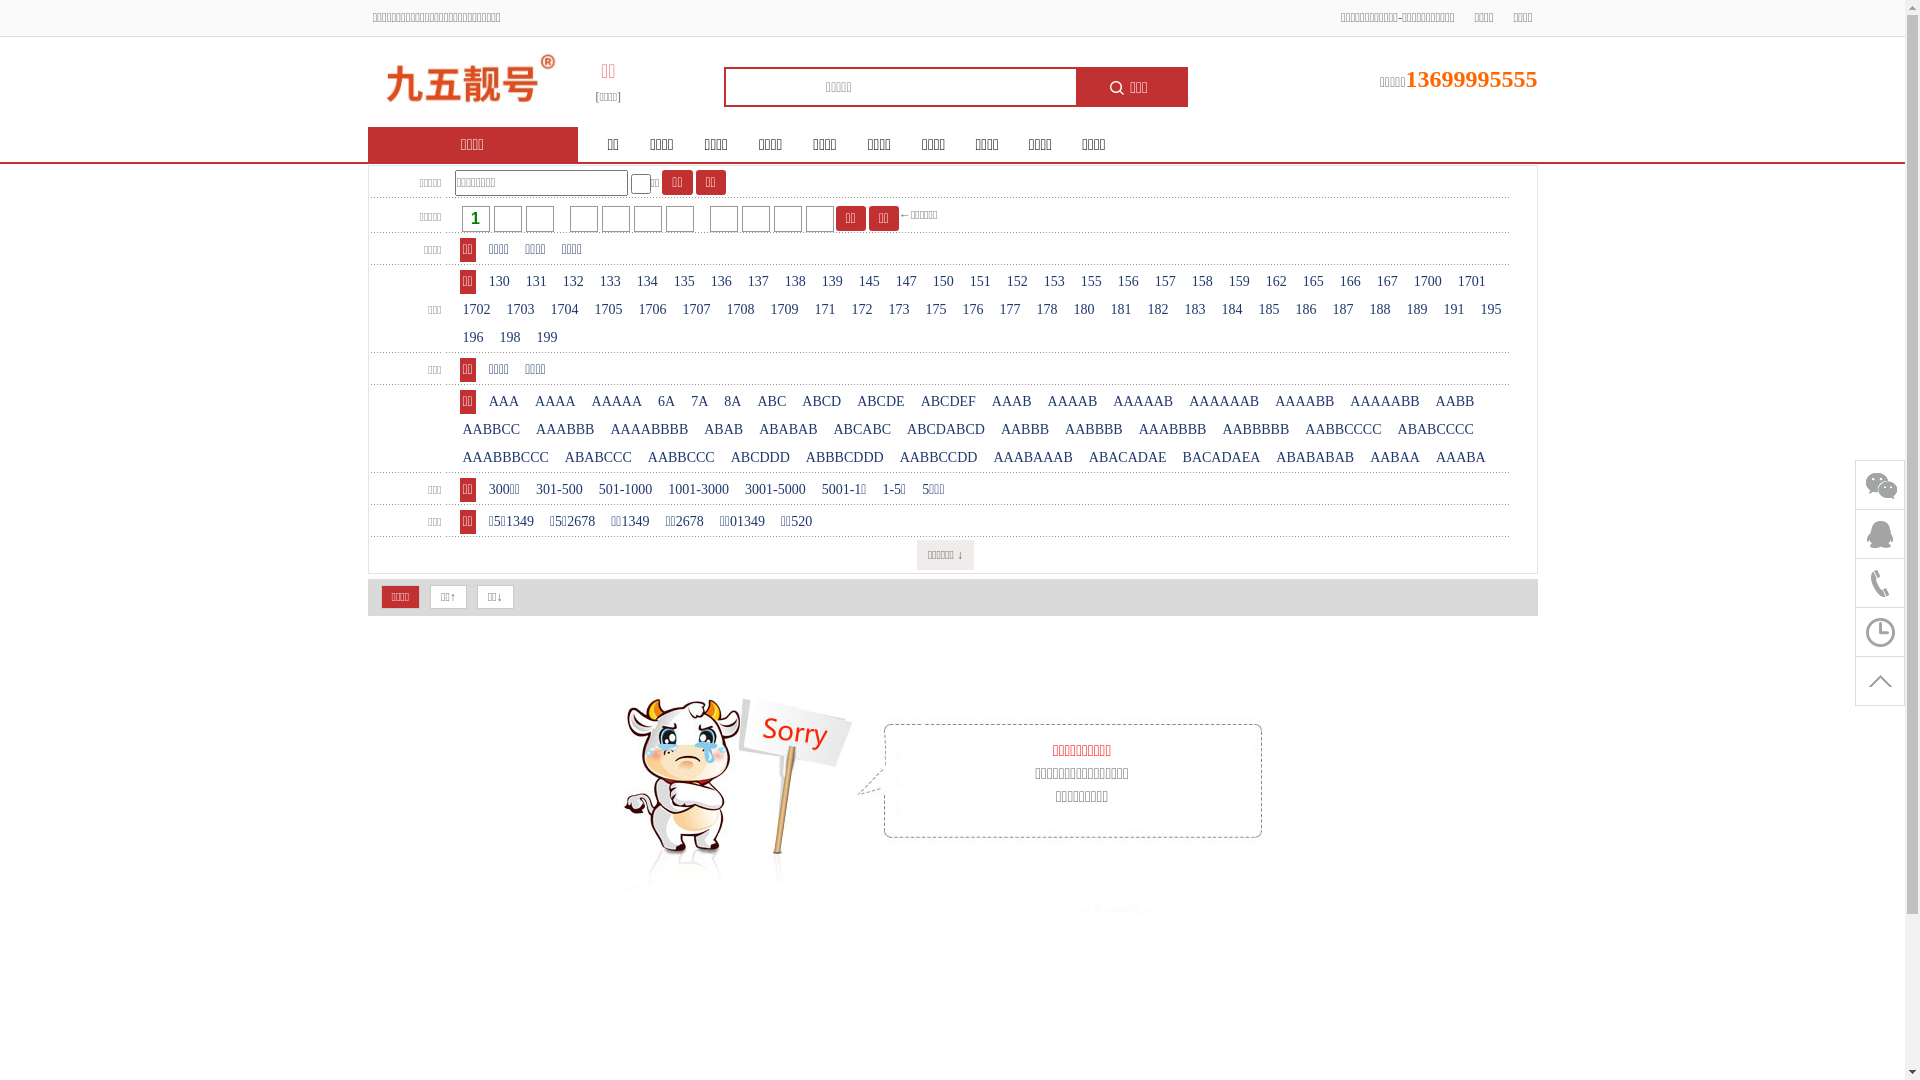 This screenshot has height=1080, width=1920. I want to click on '7A', so click(699, 401).